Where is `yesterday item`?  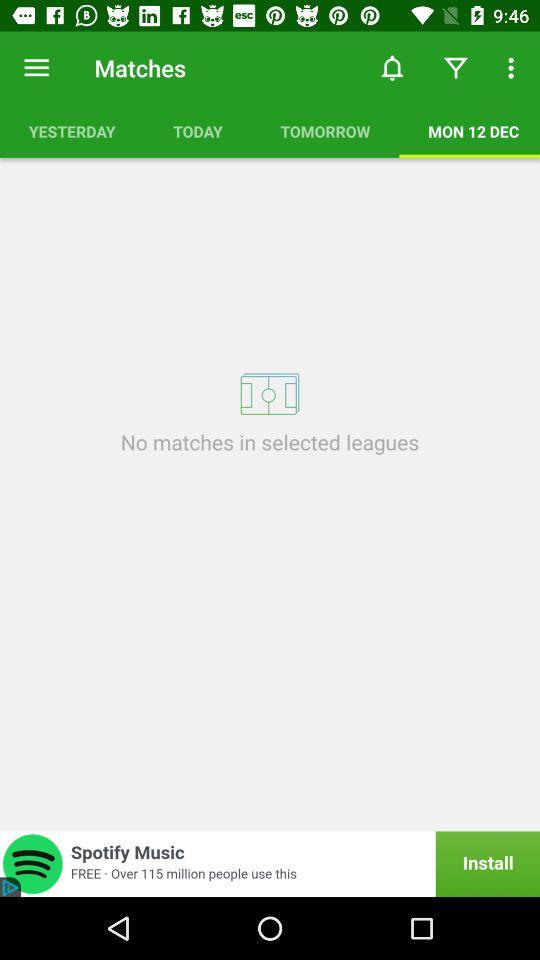
yesterday item is located at coordinates (71, 130).